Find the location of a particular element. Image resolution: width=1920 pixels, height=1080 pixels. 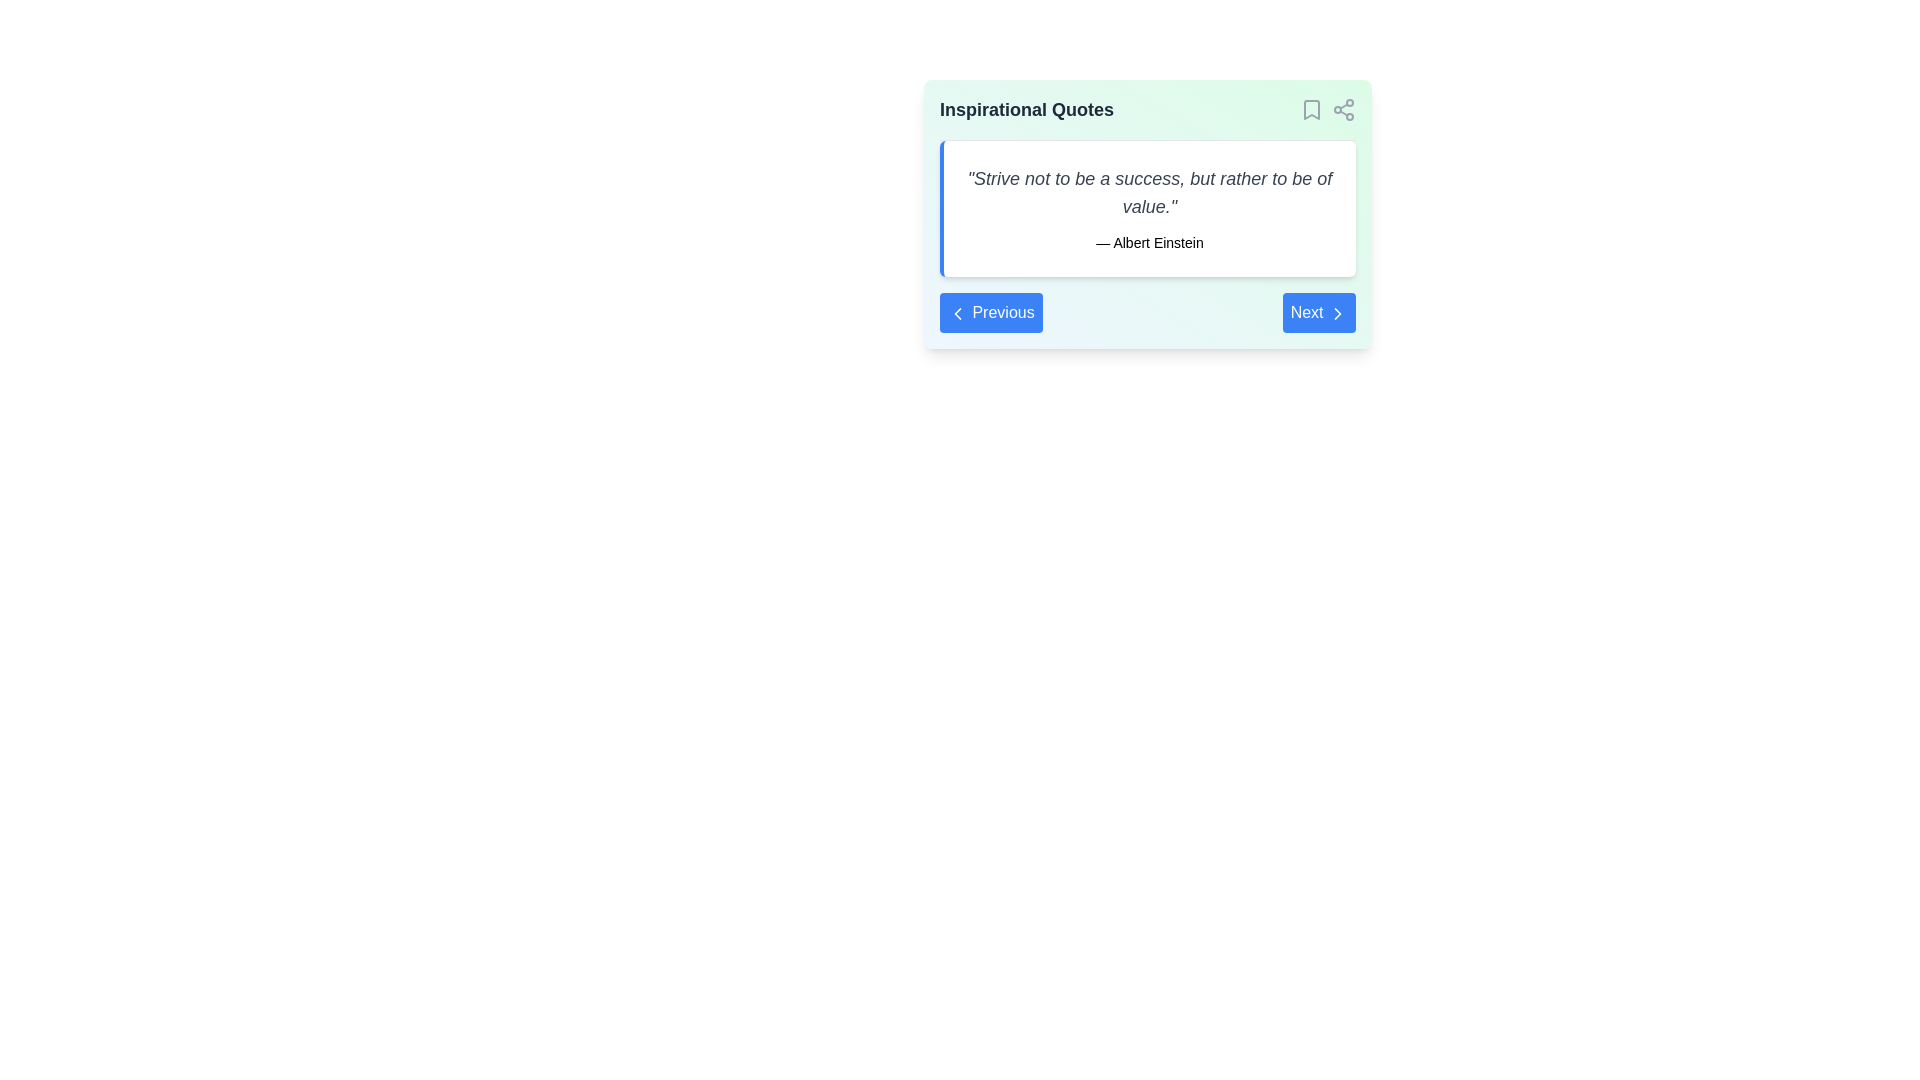

the text display element that shows the quote: '"Strive not to be a success, but rather to be of value."' styled in large, italicized gray font is located at coordinates (1150, 192).